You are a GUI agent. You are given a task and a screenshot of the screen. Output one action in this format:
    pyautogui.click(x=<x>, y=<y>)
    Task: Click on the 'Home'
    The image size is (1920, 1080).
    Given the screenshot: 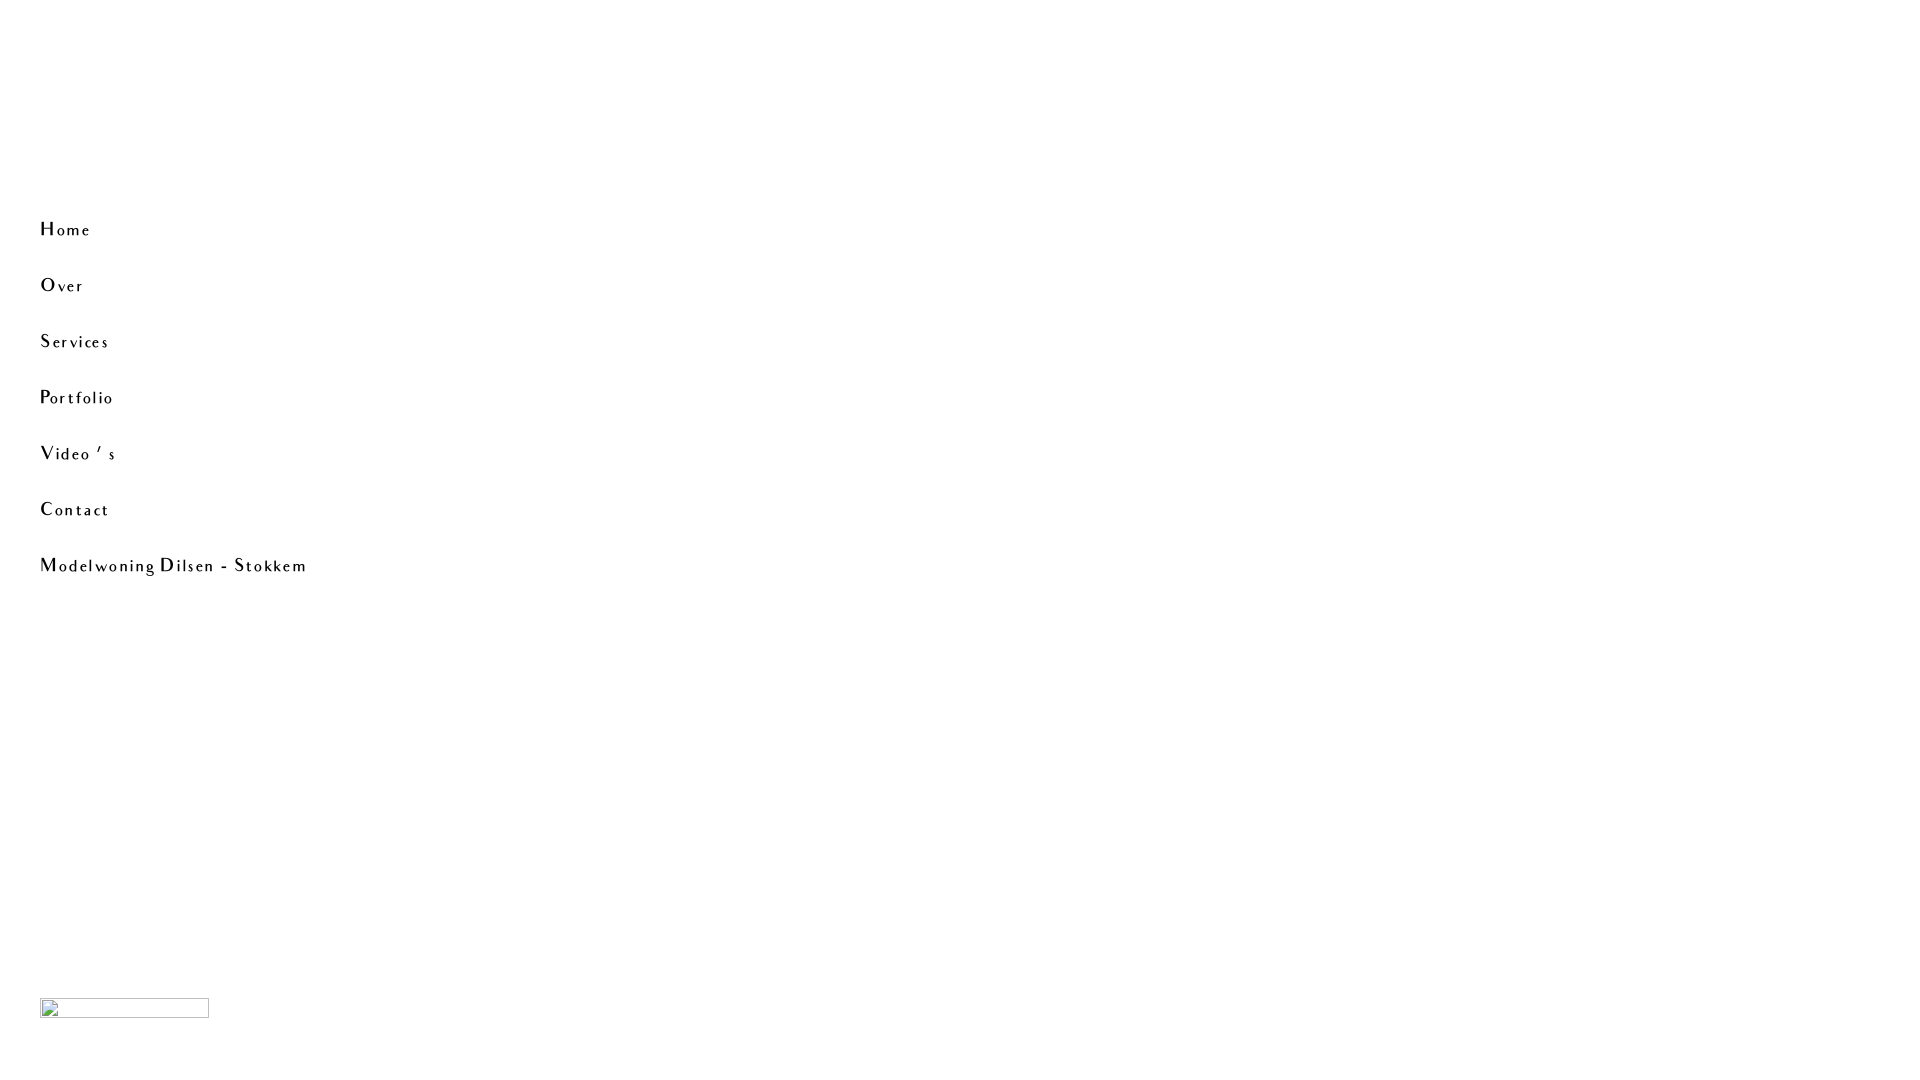 What is the action you would take?
    pyautogui.click(x=39, y=230)
    